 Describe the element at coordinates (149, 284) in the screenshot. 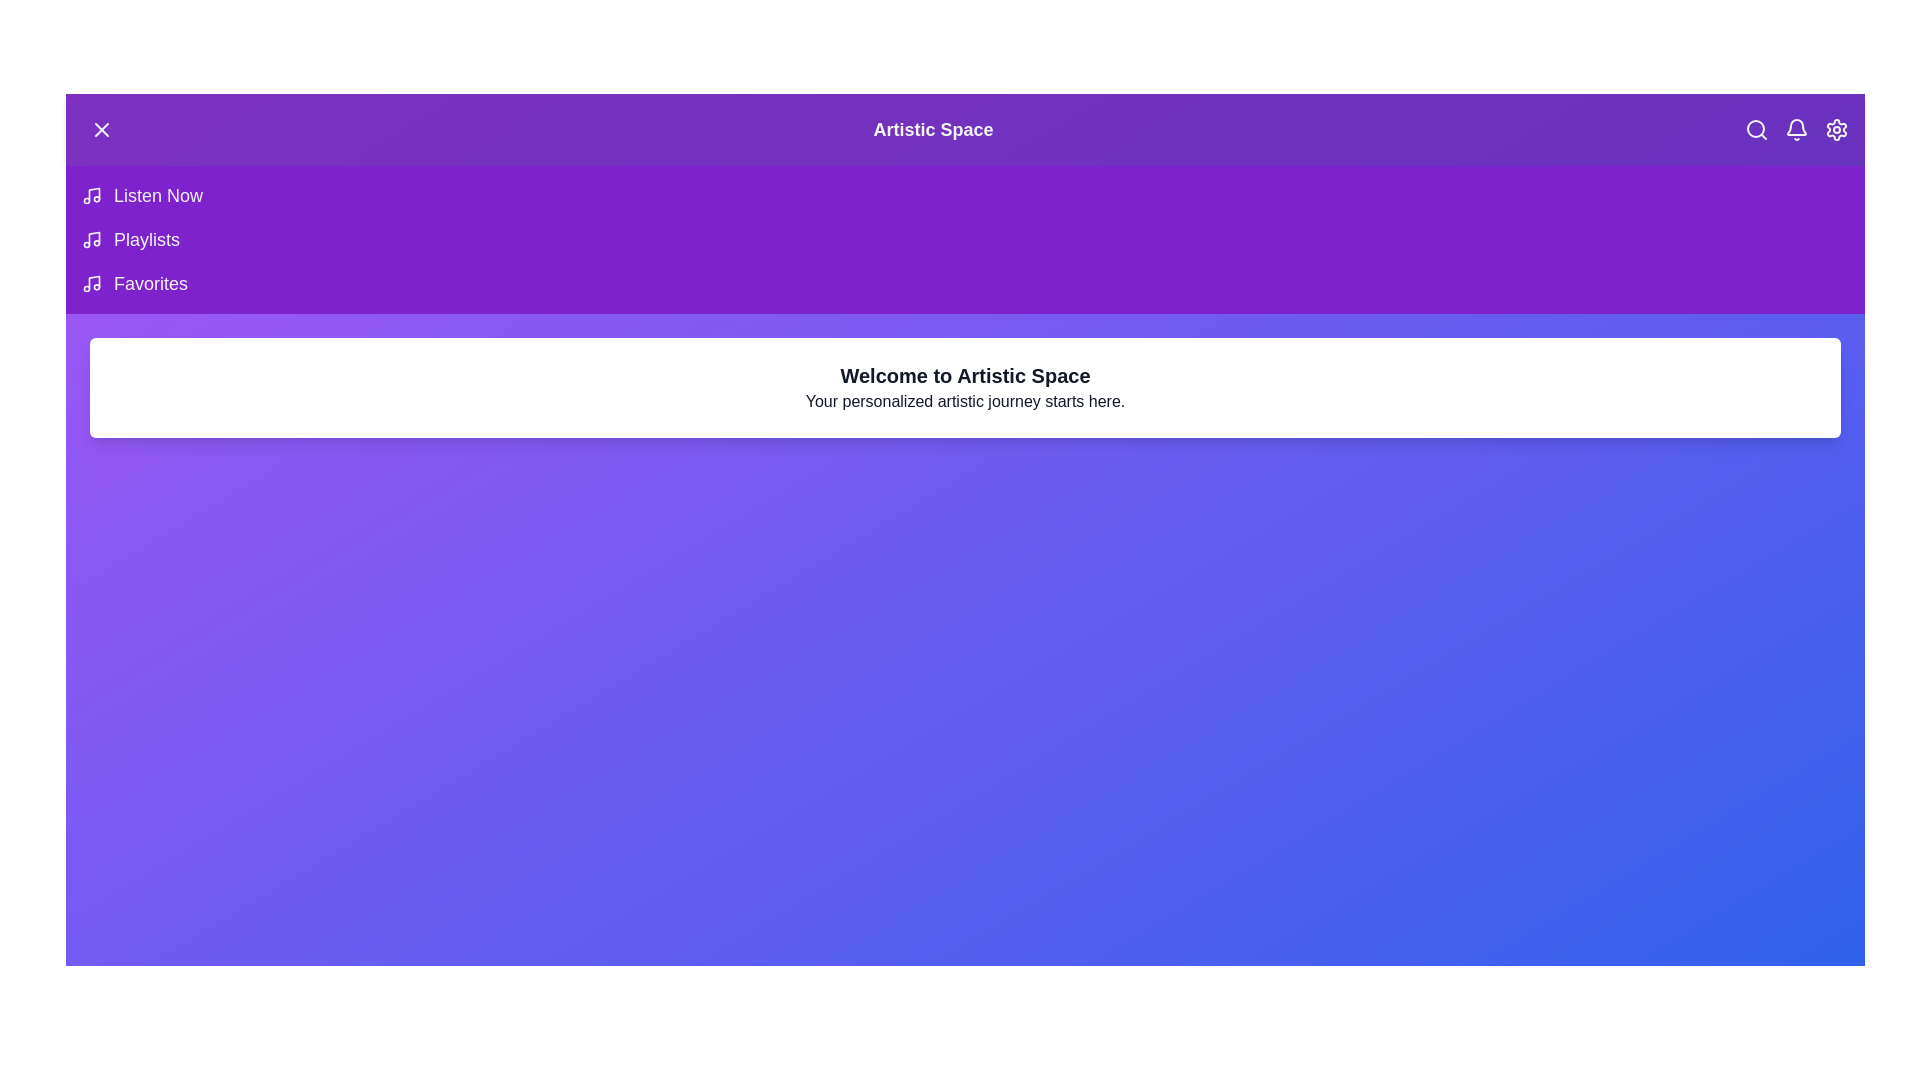

I see `the 'Favorites' link` at that location.